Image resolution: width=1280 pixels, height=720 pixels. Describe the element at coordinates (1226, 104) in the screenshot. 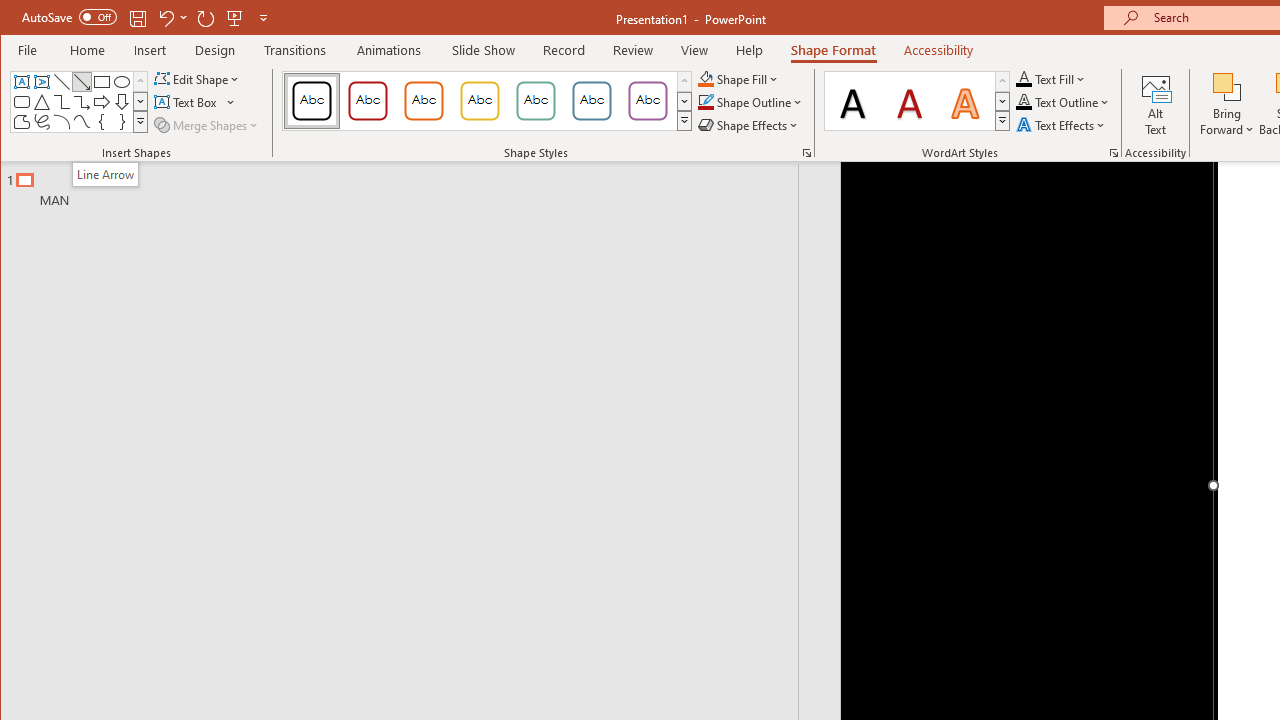

I see `'Bring Forward'` at that location.